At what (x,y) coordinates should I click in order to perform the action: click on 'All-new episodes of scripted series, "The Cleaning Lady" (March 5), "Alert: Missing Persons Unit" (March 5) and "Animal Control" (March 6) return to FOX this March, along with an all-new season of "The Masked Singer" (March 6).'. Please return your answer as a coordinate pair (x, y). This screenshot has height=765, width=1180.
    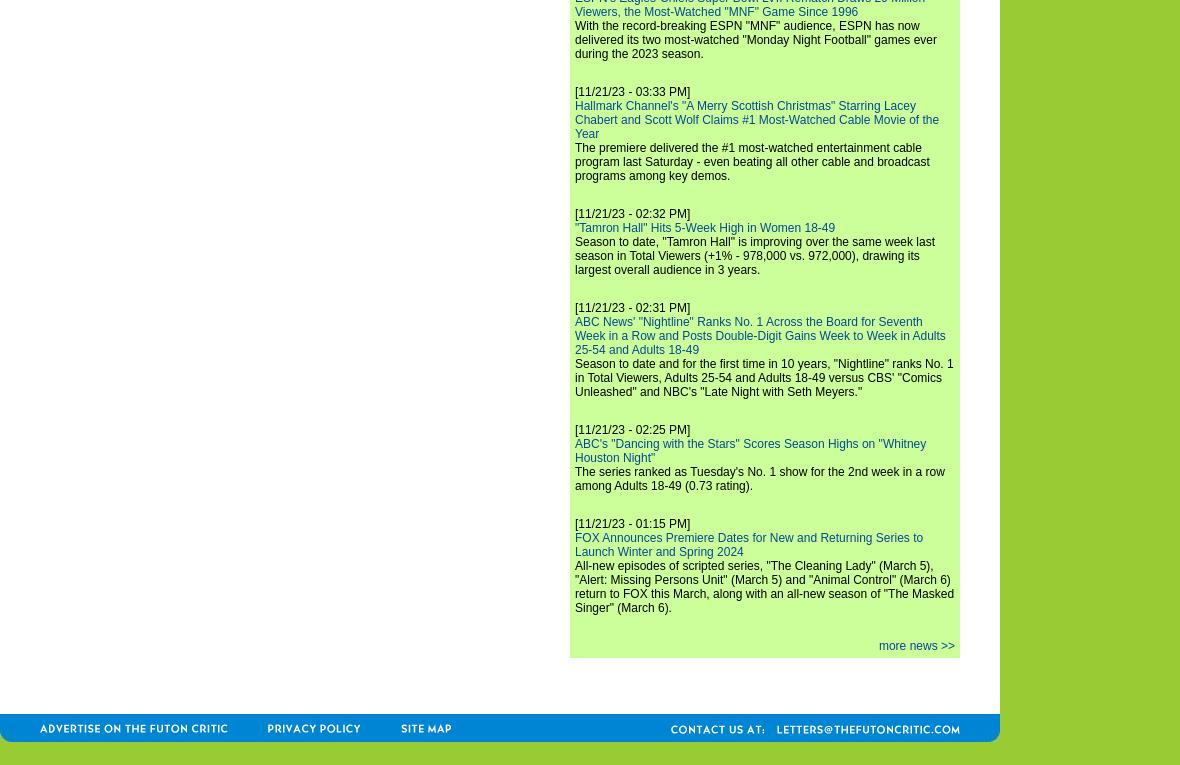
    Looking at the image, I should click on (764, 586).